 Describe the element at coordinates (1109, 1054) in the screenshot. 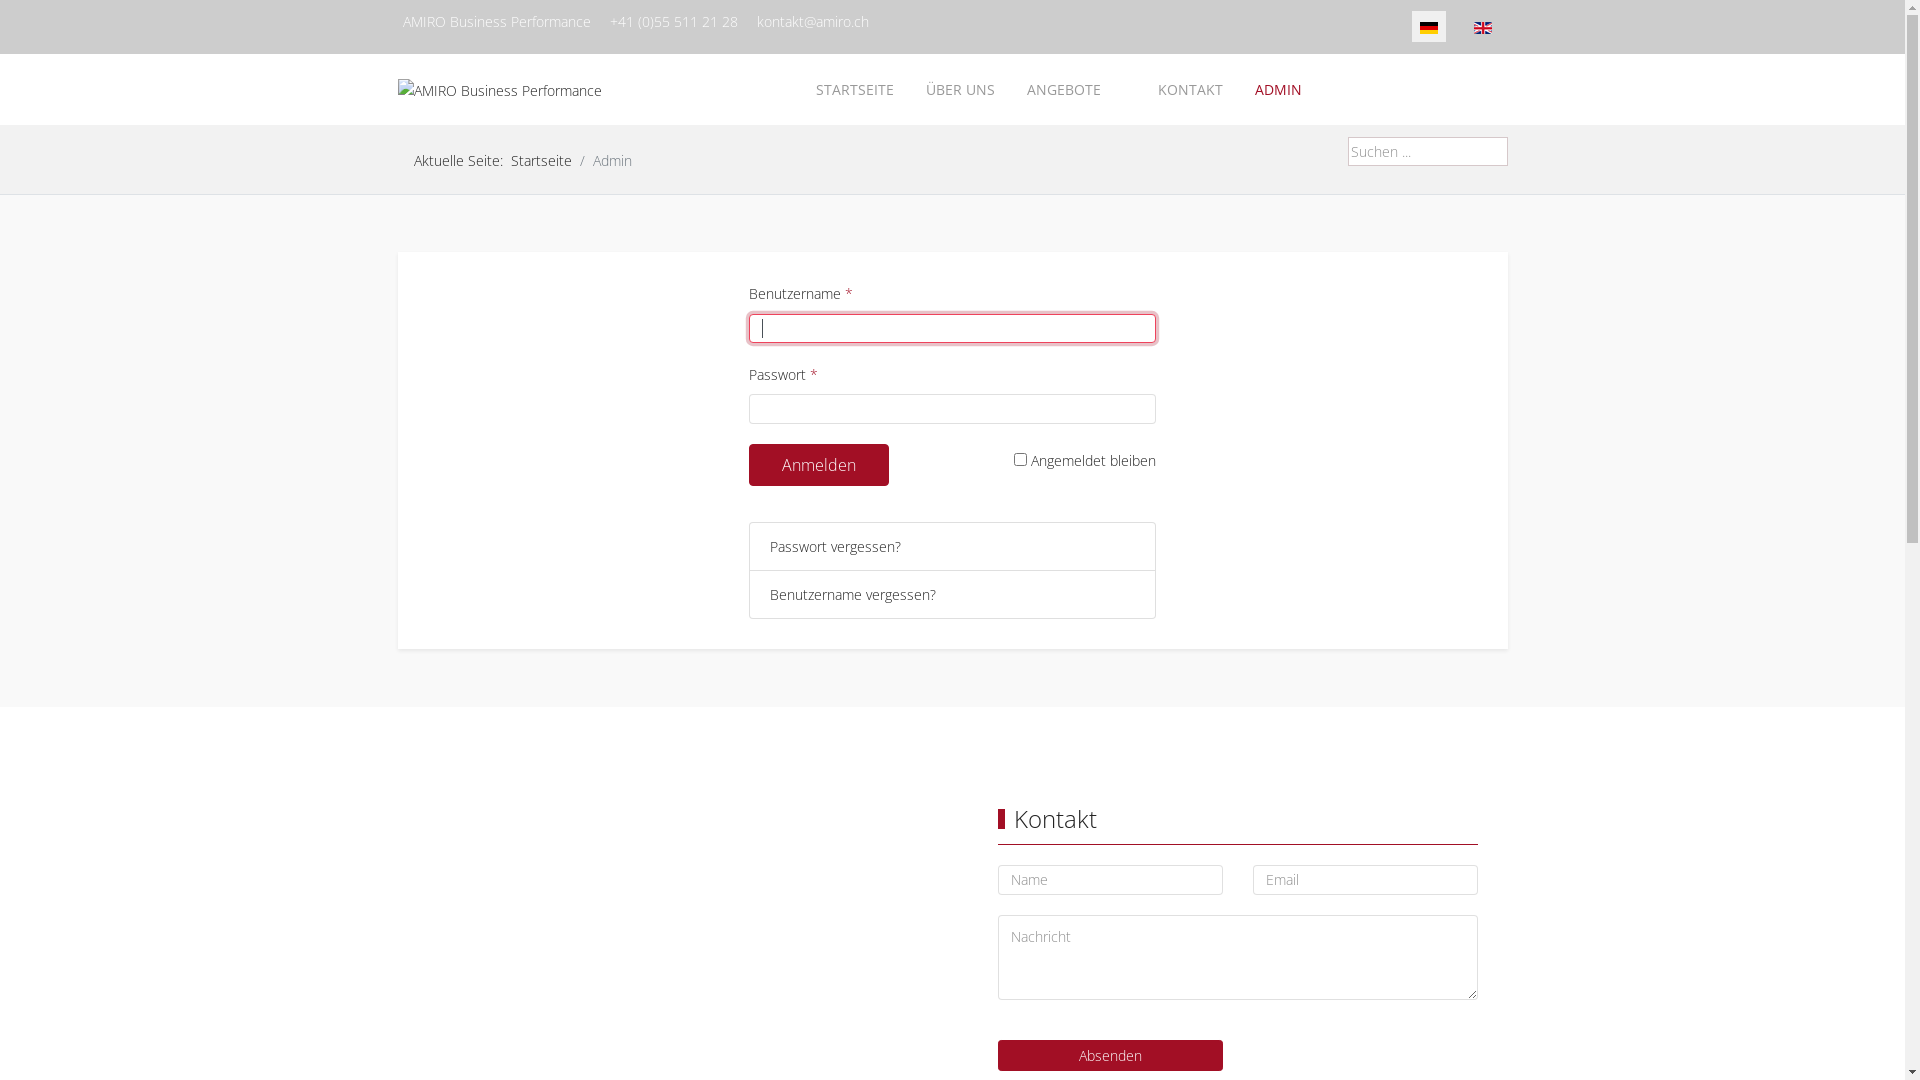

I see `'Absenden'` at that location.